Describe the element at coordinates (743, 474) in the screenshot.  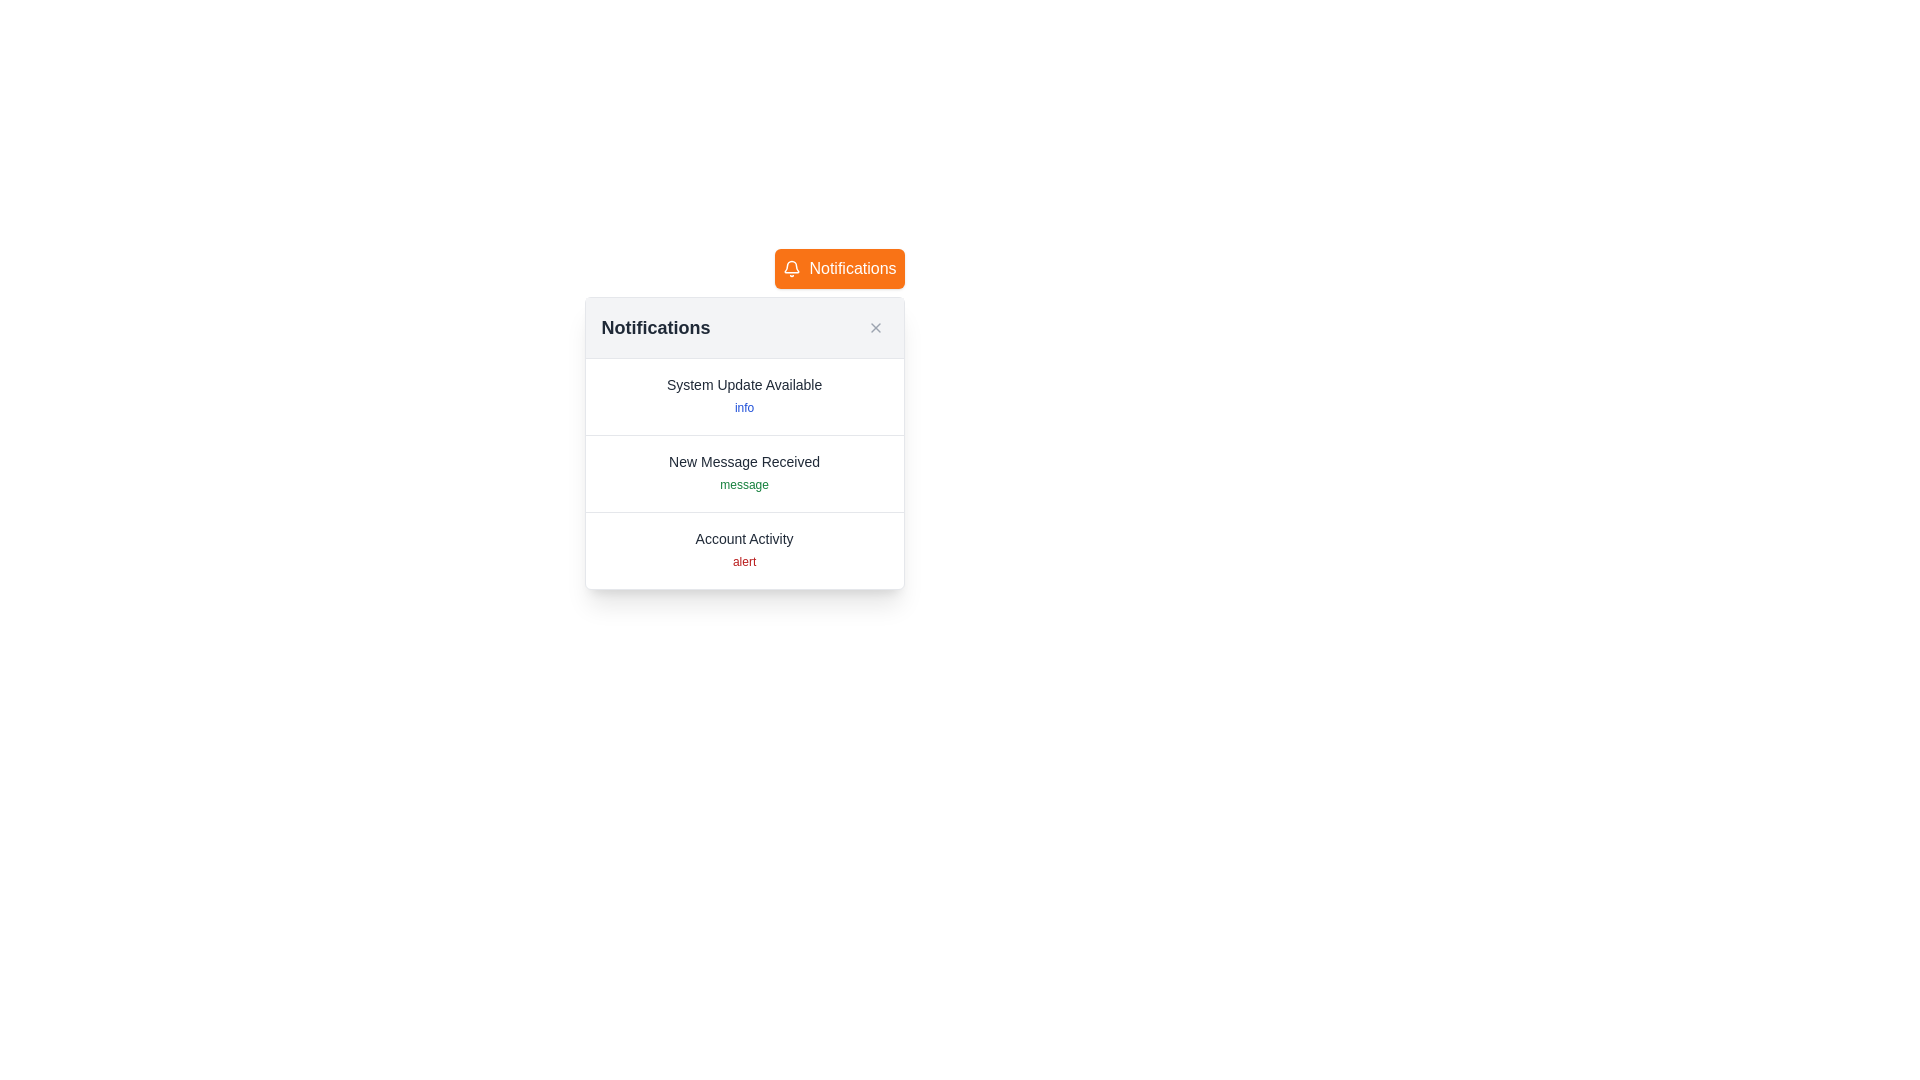
I see `the second notification item in the 'Notifications' dropdown, which displays 'New Message Received' in bold and green text` at that location.